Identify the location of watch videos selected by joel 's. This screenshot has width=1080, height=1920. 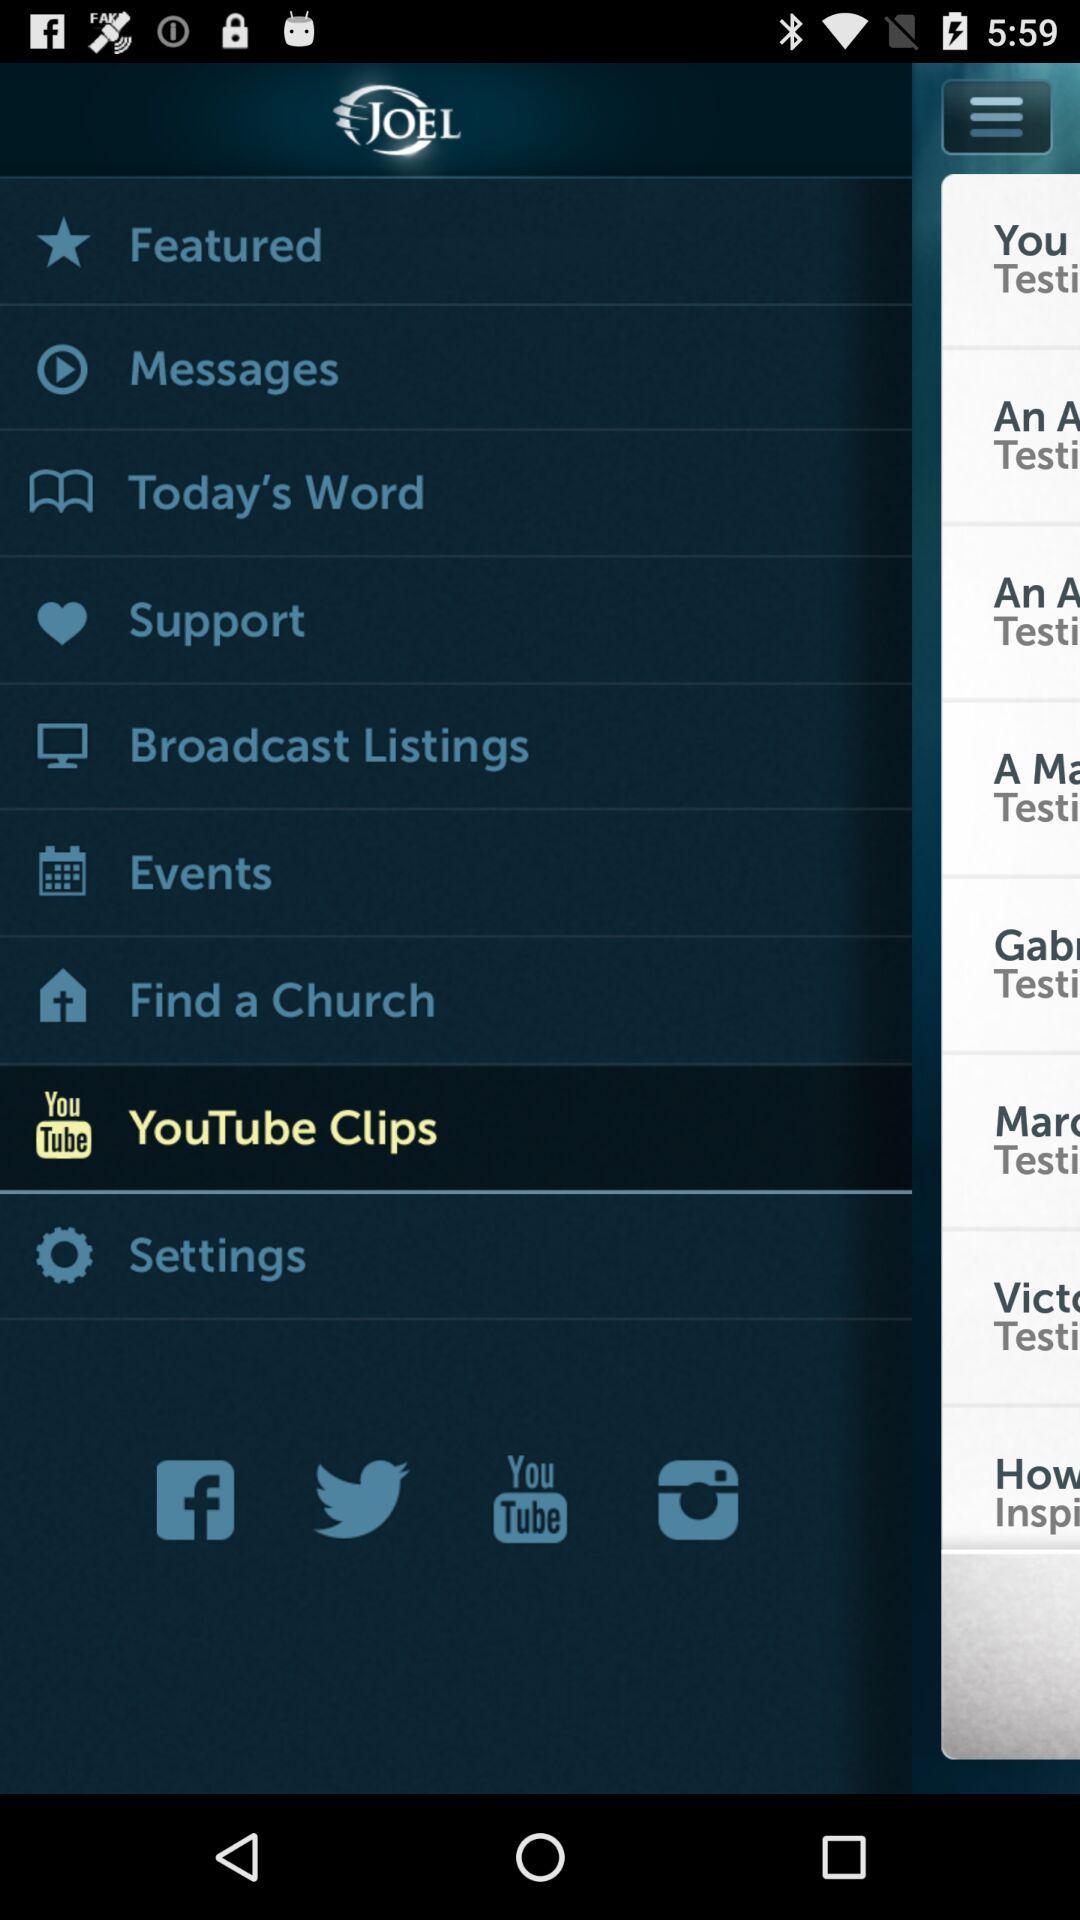
(455, 241).